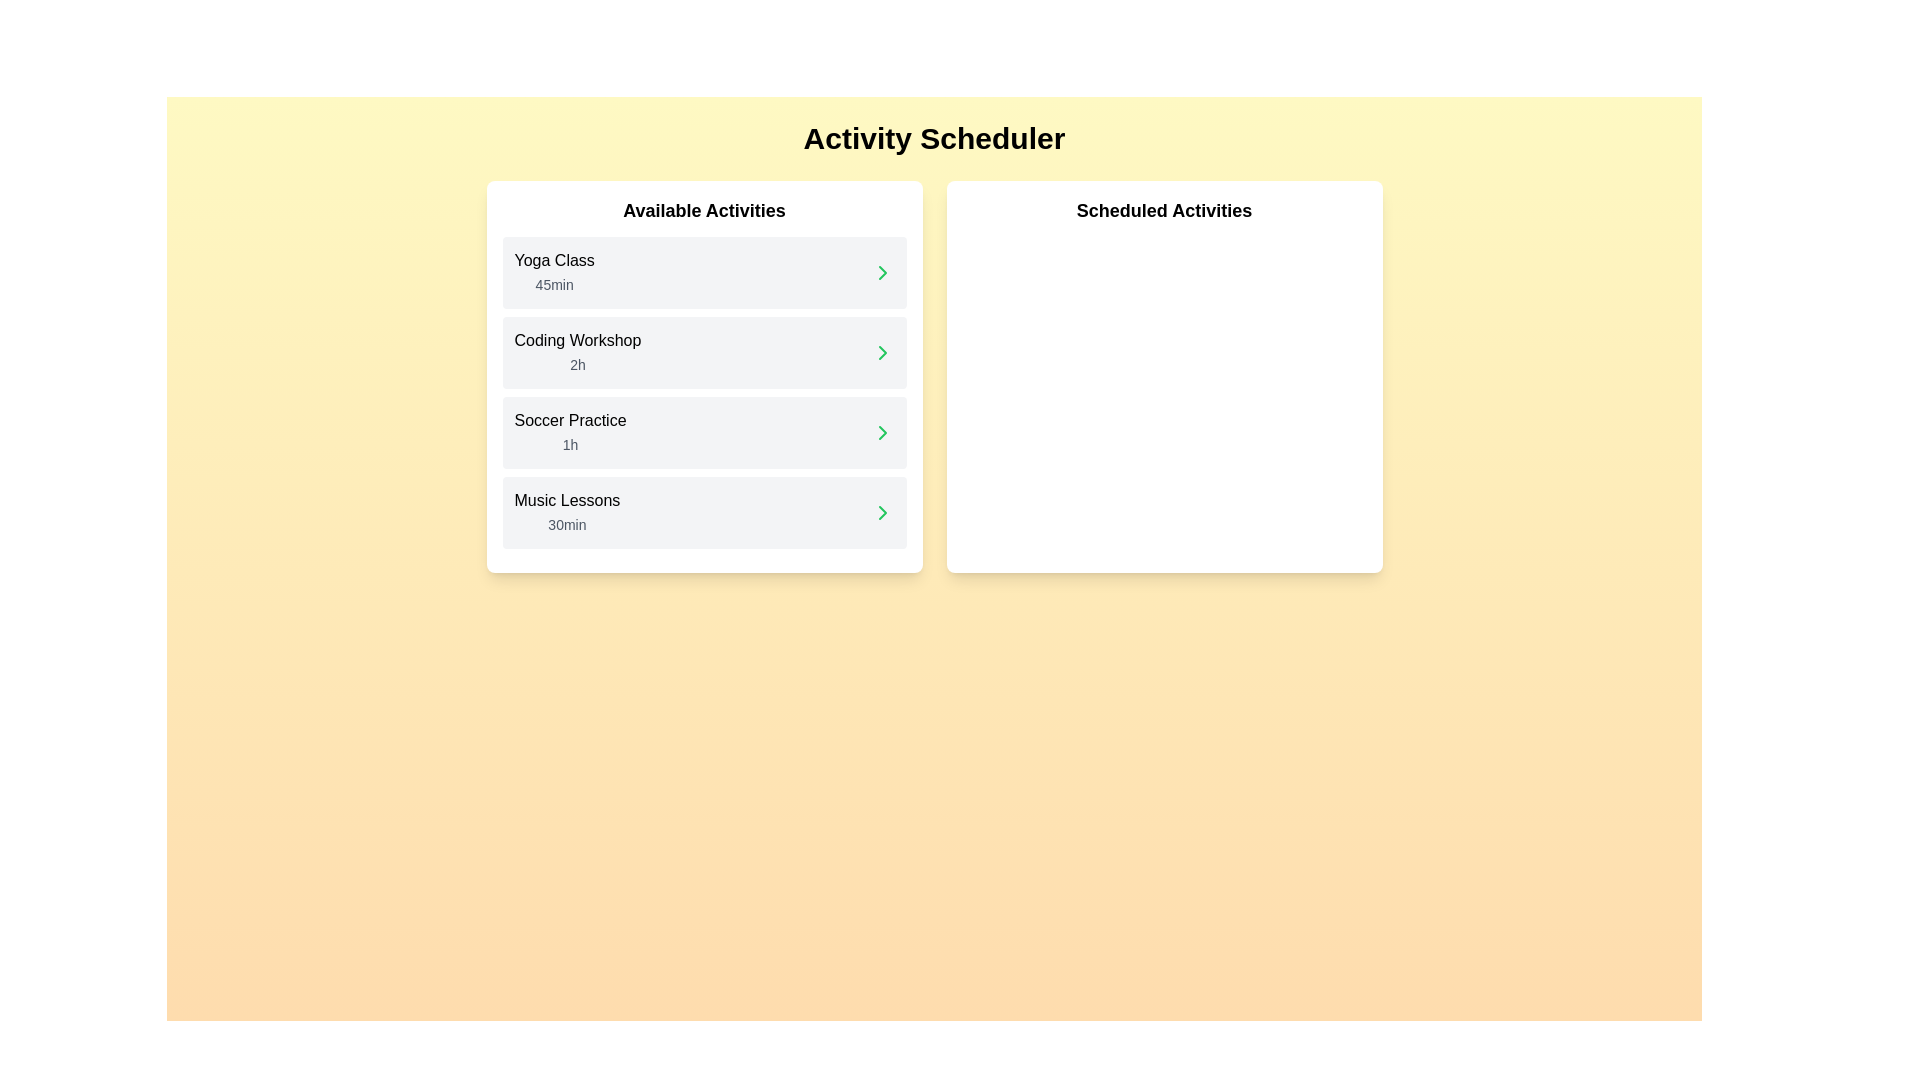 Image resolution: width=1920 pixels, height=1080 pixels. Describe the element at coordinates (881, 431) in the screenshot. I see `the chevron icon next to the activity Soccer Practice to schedule it` at that location.